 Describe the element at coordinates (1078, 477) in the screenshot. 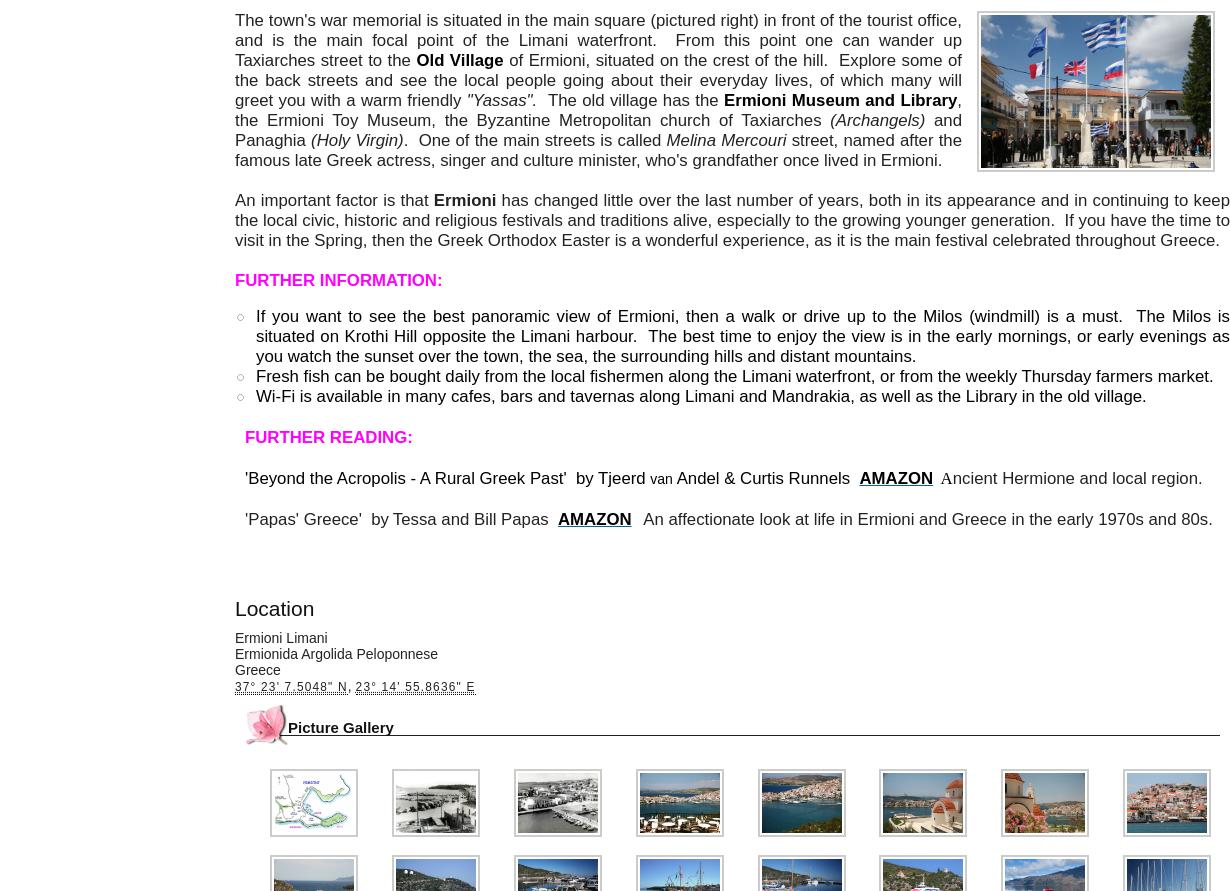

I see `'ncient Hermione and local region.'` at that location.